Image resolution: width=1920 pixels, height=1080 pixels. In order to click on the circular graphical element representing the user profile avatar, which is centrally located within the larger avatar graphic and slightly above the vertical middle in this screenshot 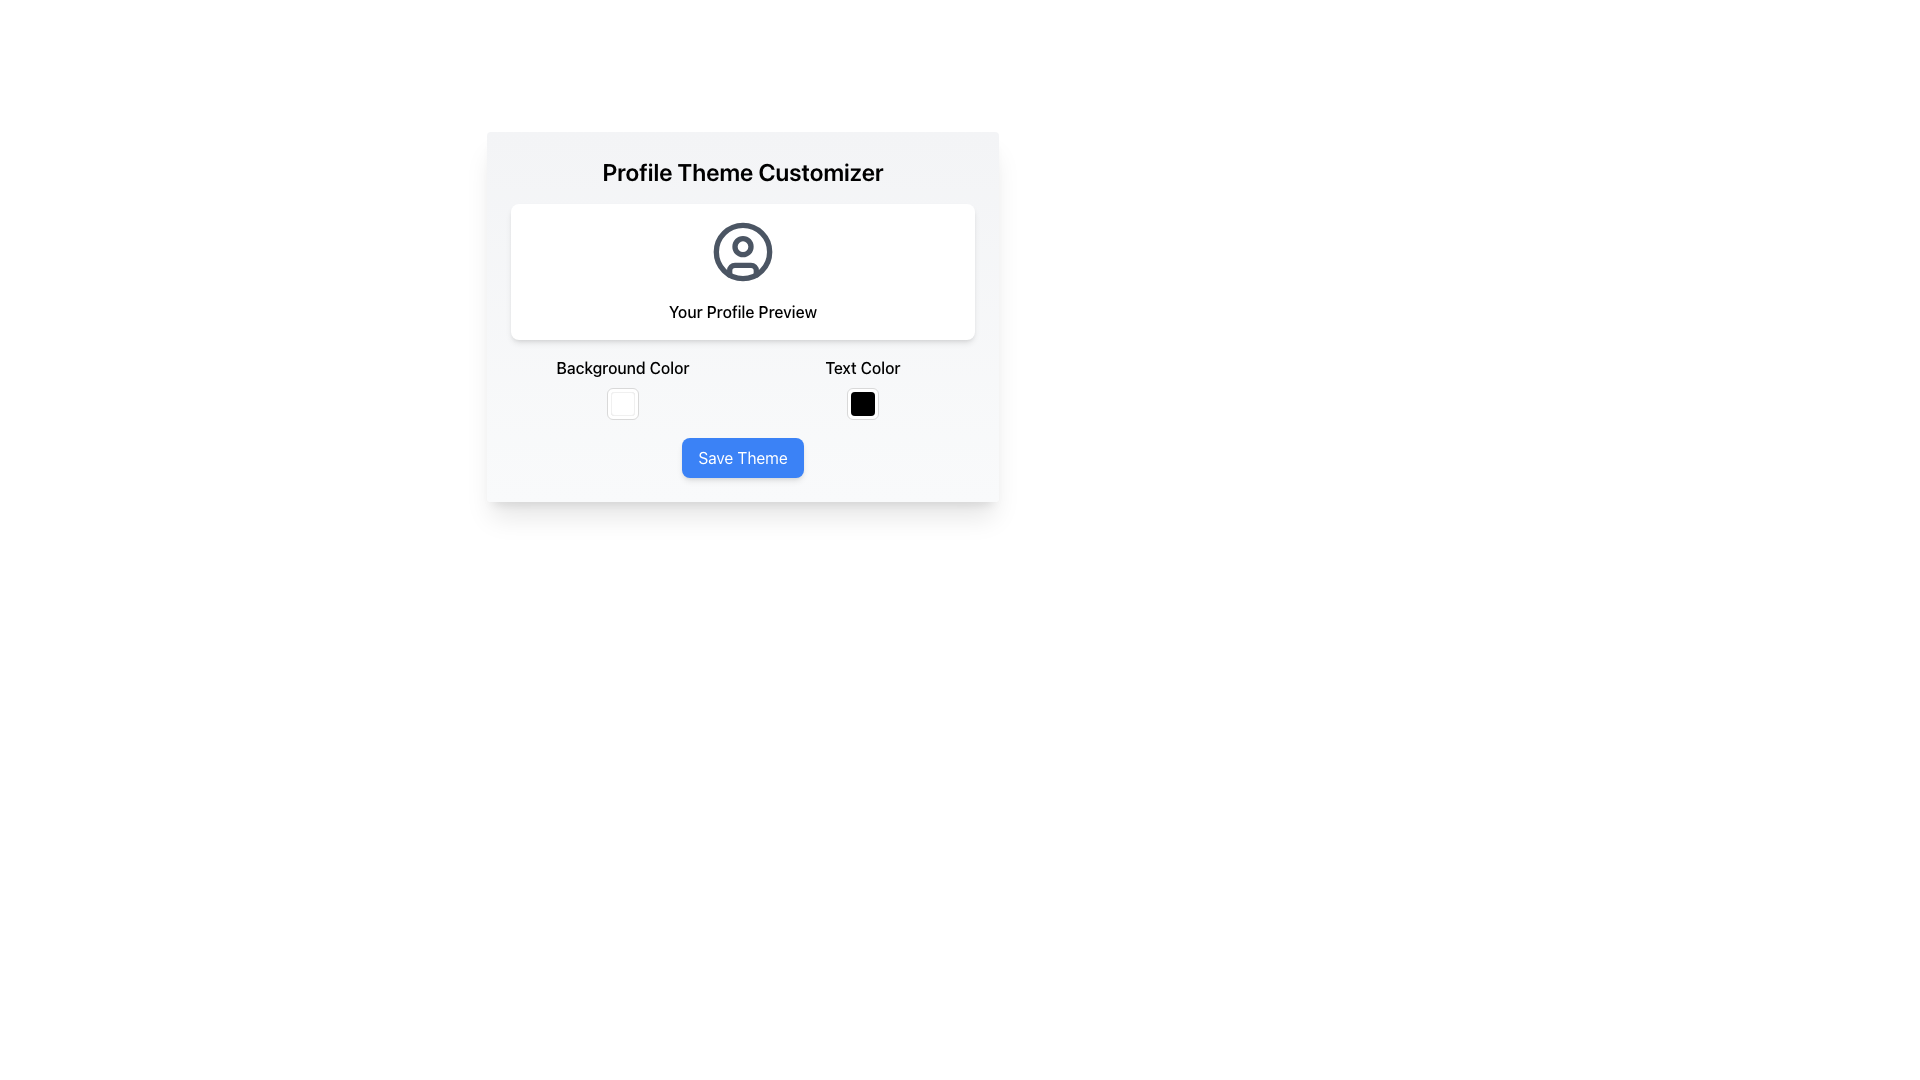, I will do `click(742, 245)`.